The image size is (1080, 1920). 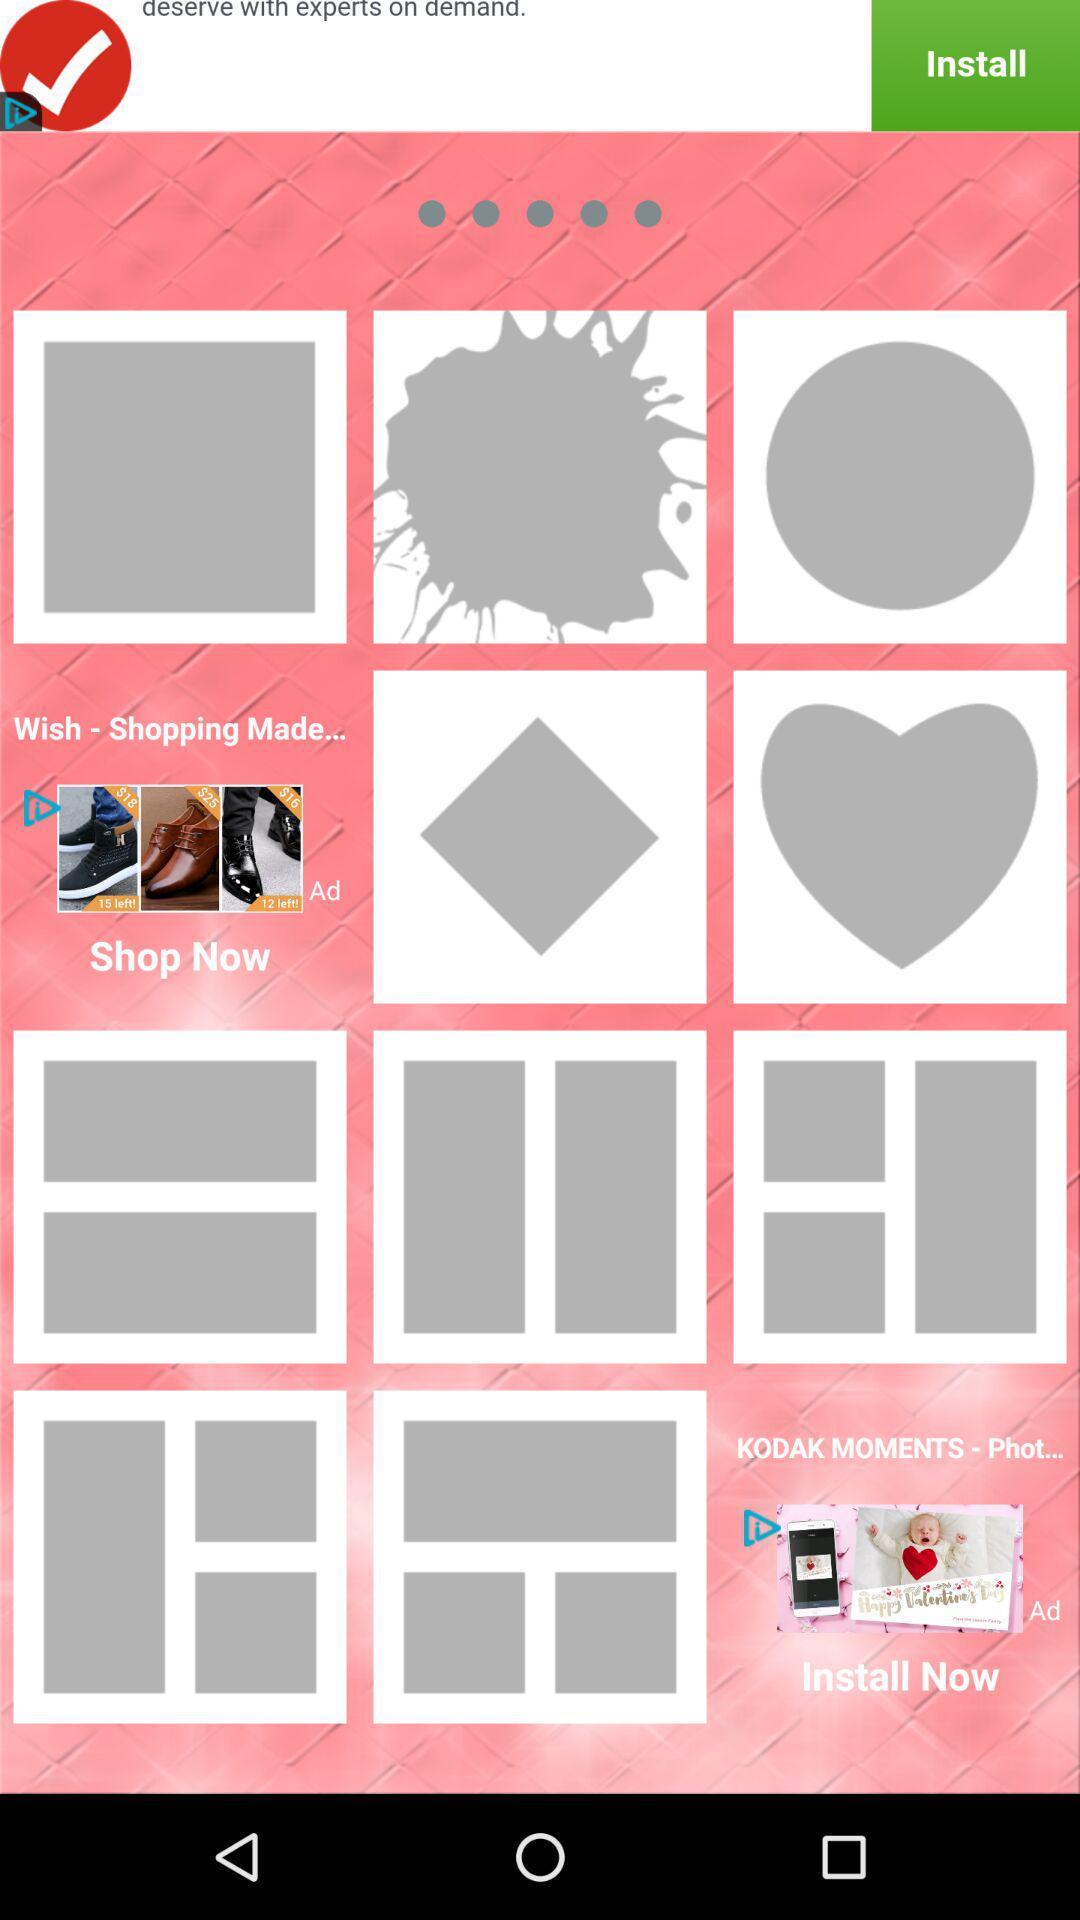 What do you see at coordinates (180, 475) in the screenshot?
I see `the square option` at bounding box center [180, 475].